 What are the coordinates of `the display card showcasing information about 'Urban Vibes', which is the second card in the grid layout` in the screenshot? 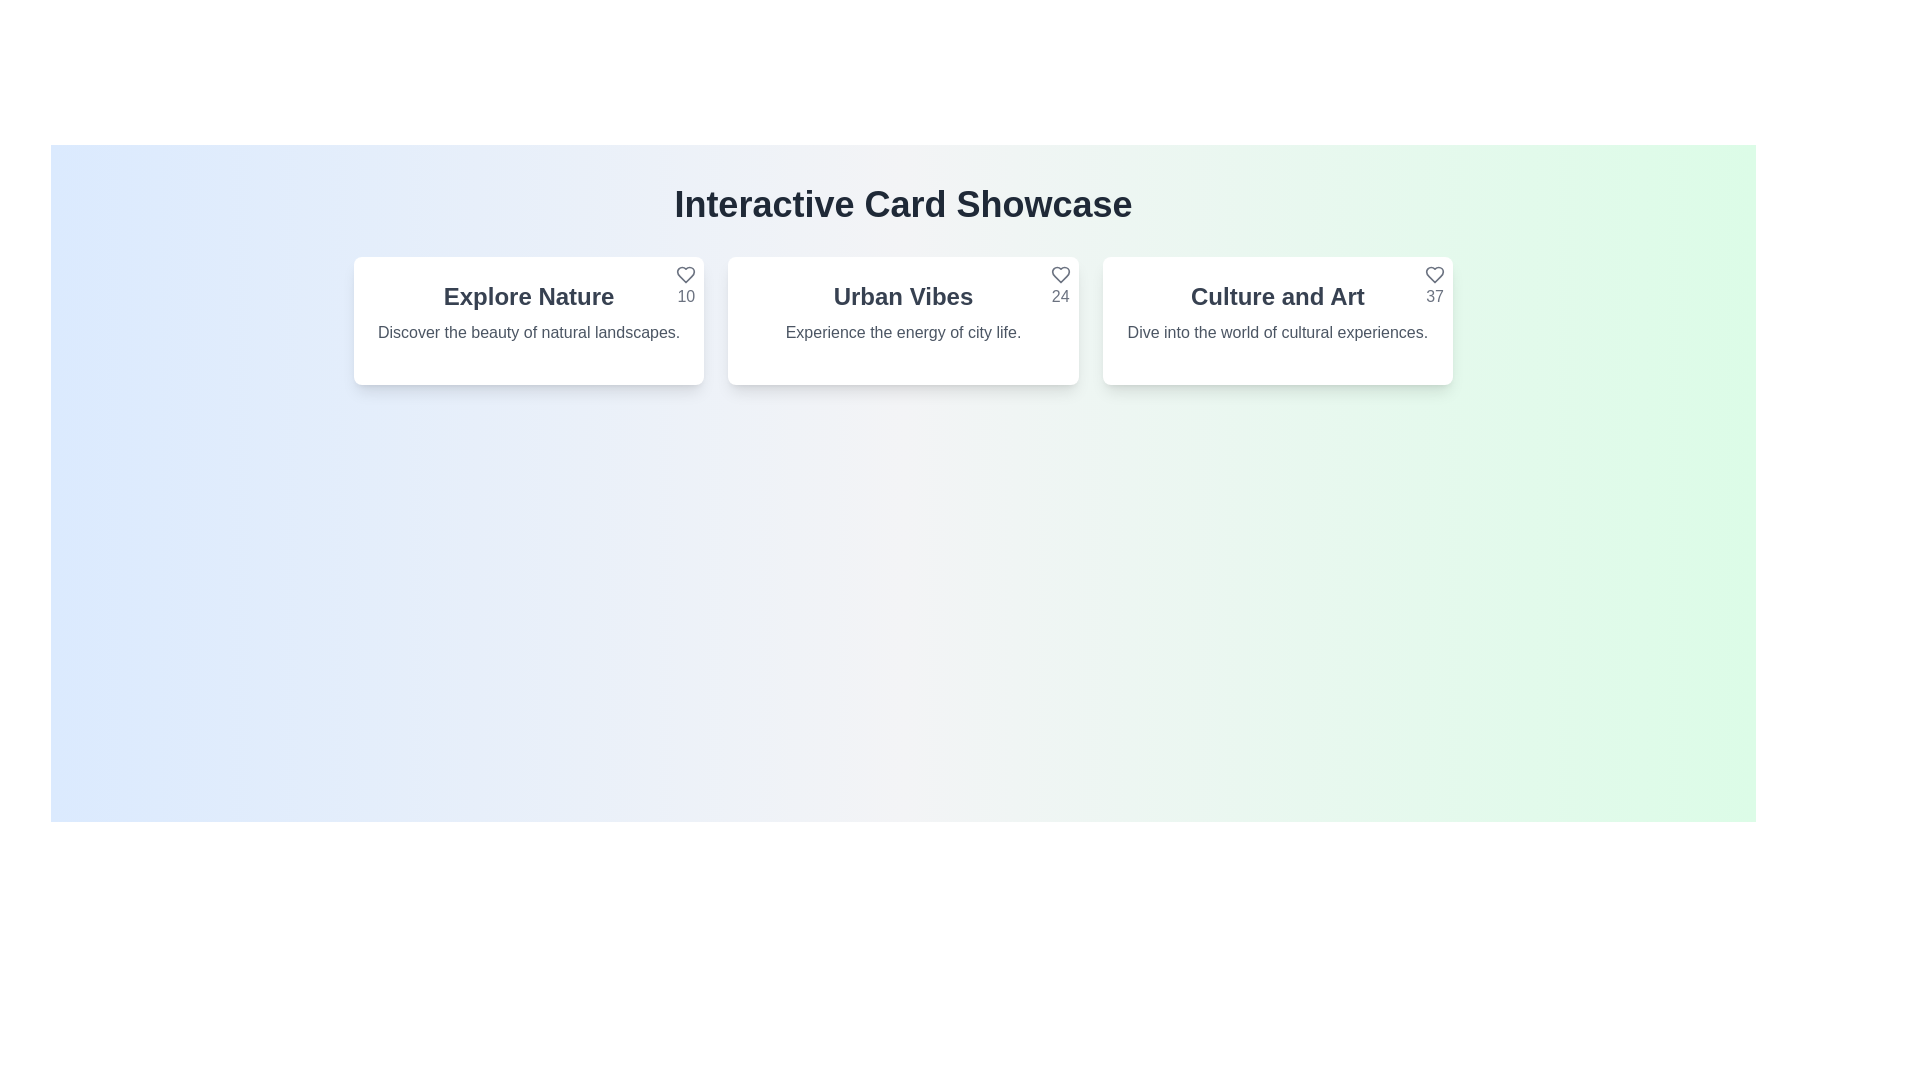 It's located at (902, 319).